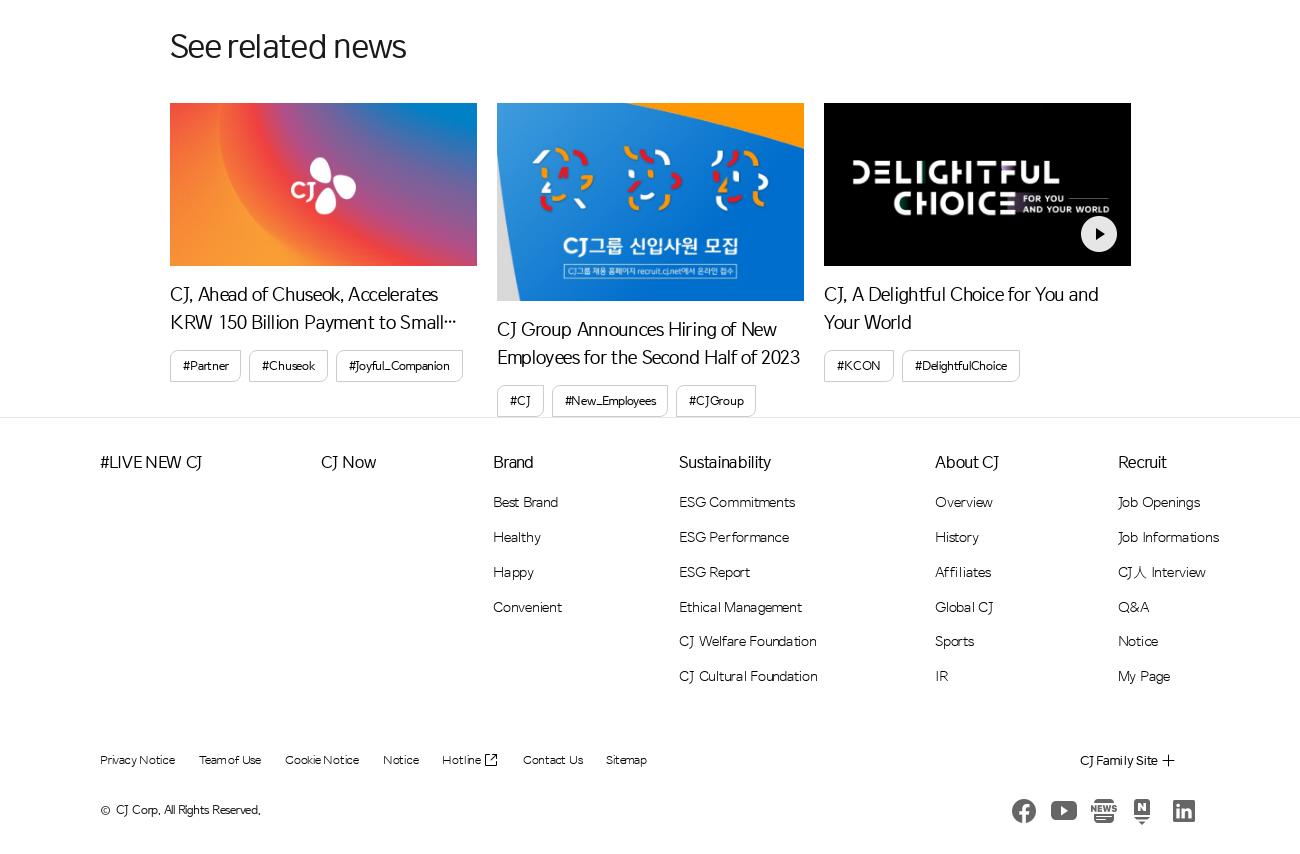  Describe the element at coordinates (648, 342) in the screenshot. I see `'CJ Group Announces Hiring of New Employees for the Second Half of 2023'` at that location.